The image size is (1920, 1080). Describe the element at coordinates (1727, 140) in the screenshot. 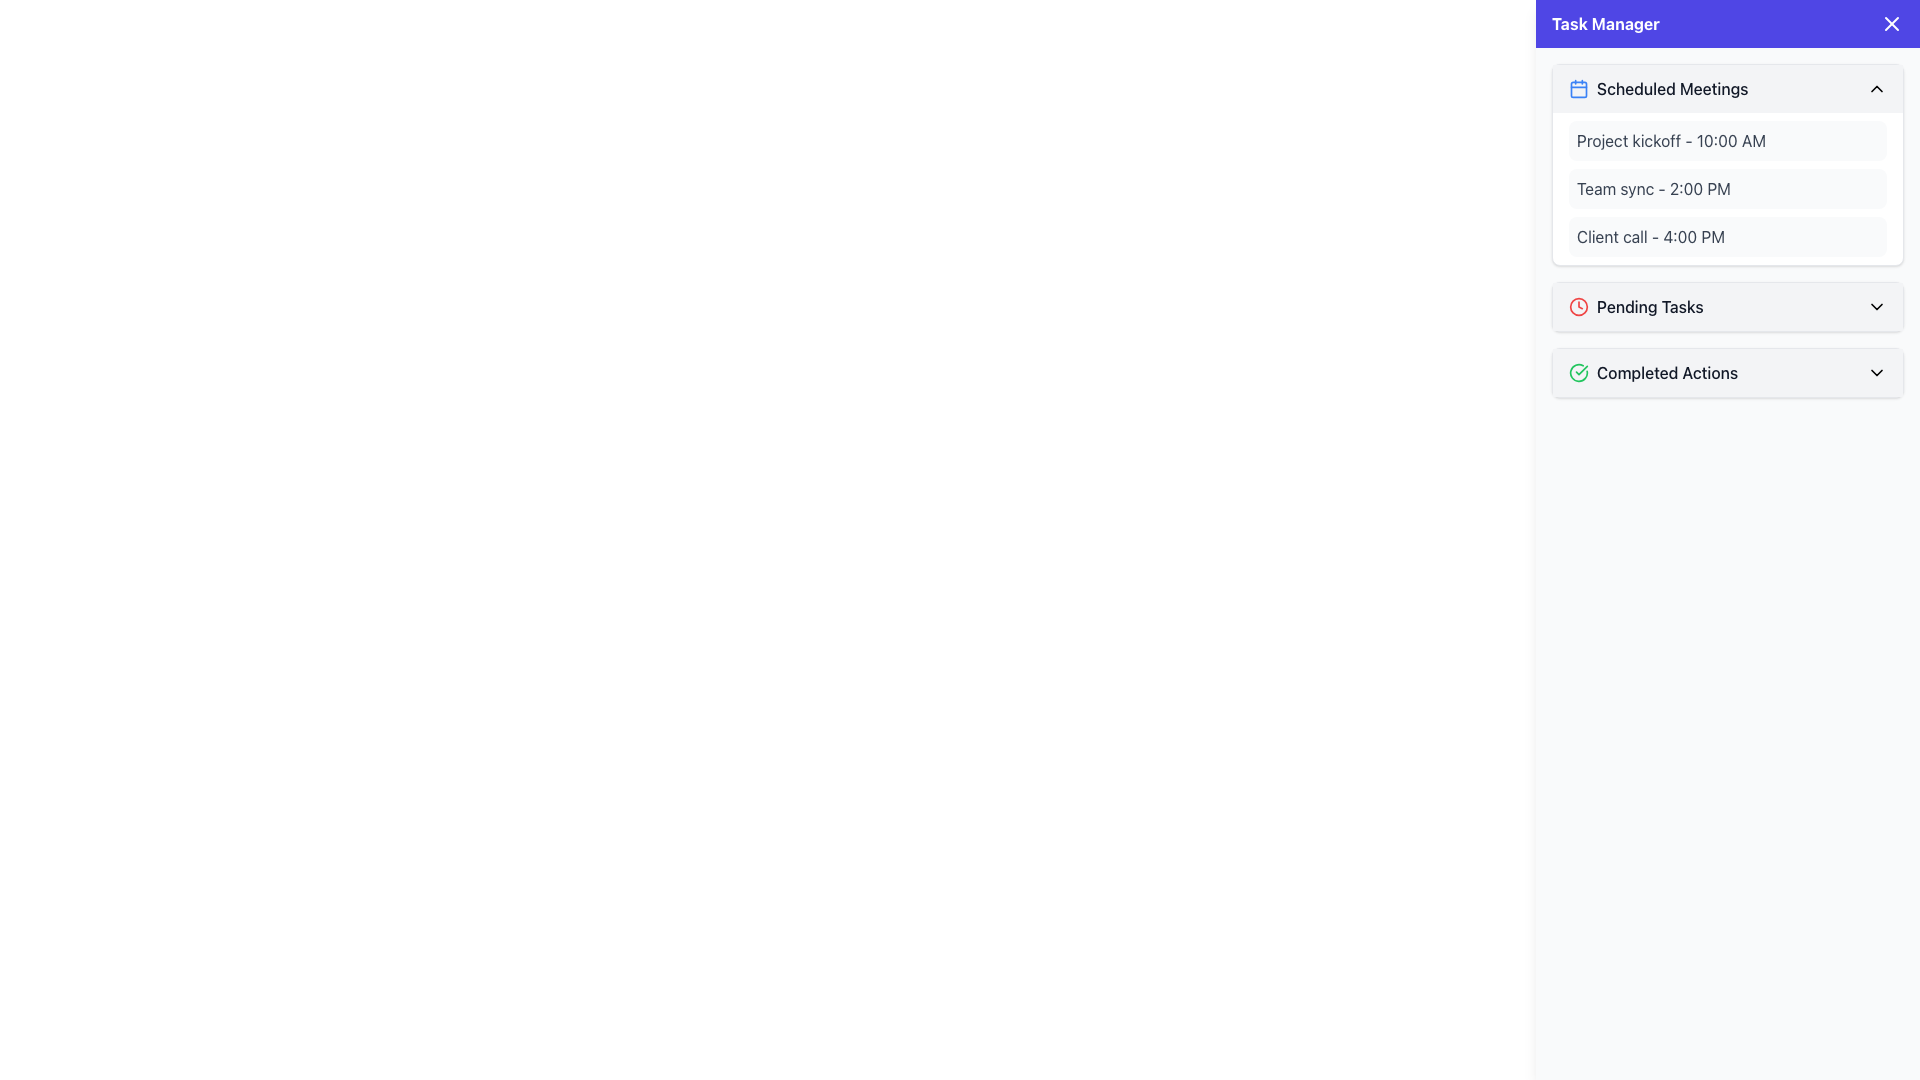

I see `the first meeting schedule entry in the 'Scheduled Meetings' section of the 'Task Manager' panel, which displays the meeting name and time` at that location.